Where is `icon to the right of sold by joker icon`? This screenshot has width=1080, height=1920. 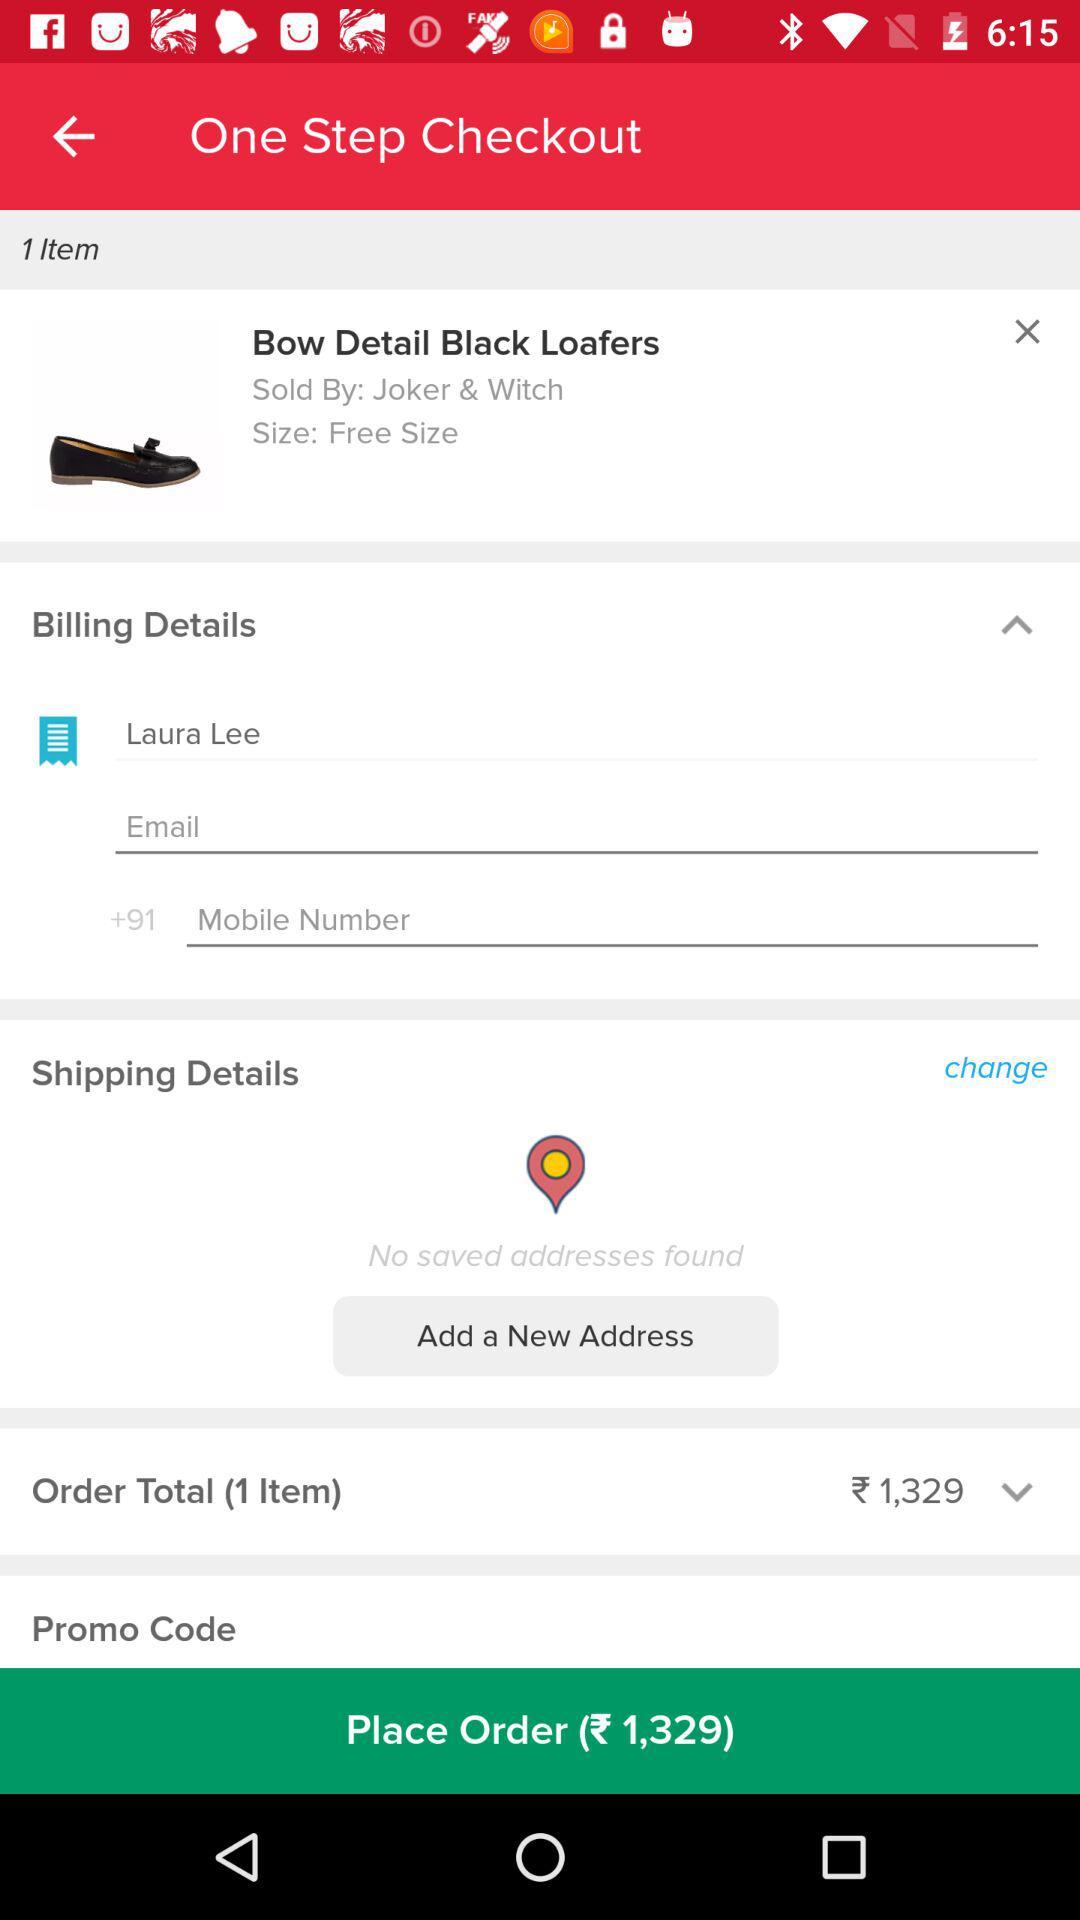
icon to the right of sold by joker icon is located at coordinates (1027, 331).